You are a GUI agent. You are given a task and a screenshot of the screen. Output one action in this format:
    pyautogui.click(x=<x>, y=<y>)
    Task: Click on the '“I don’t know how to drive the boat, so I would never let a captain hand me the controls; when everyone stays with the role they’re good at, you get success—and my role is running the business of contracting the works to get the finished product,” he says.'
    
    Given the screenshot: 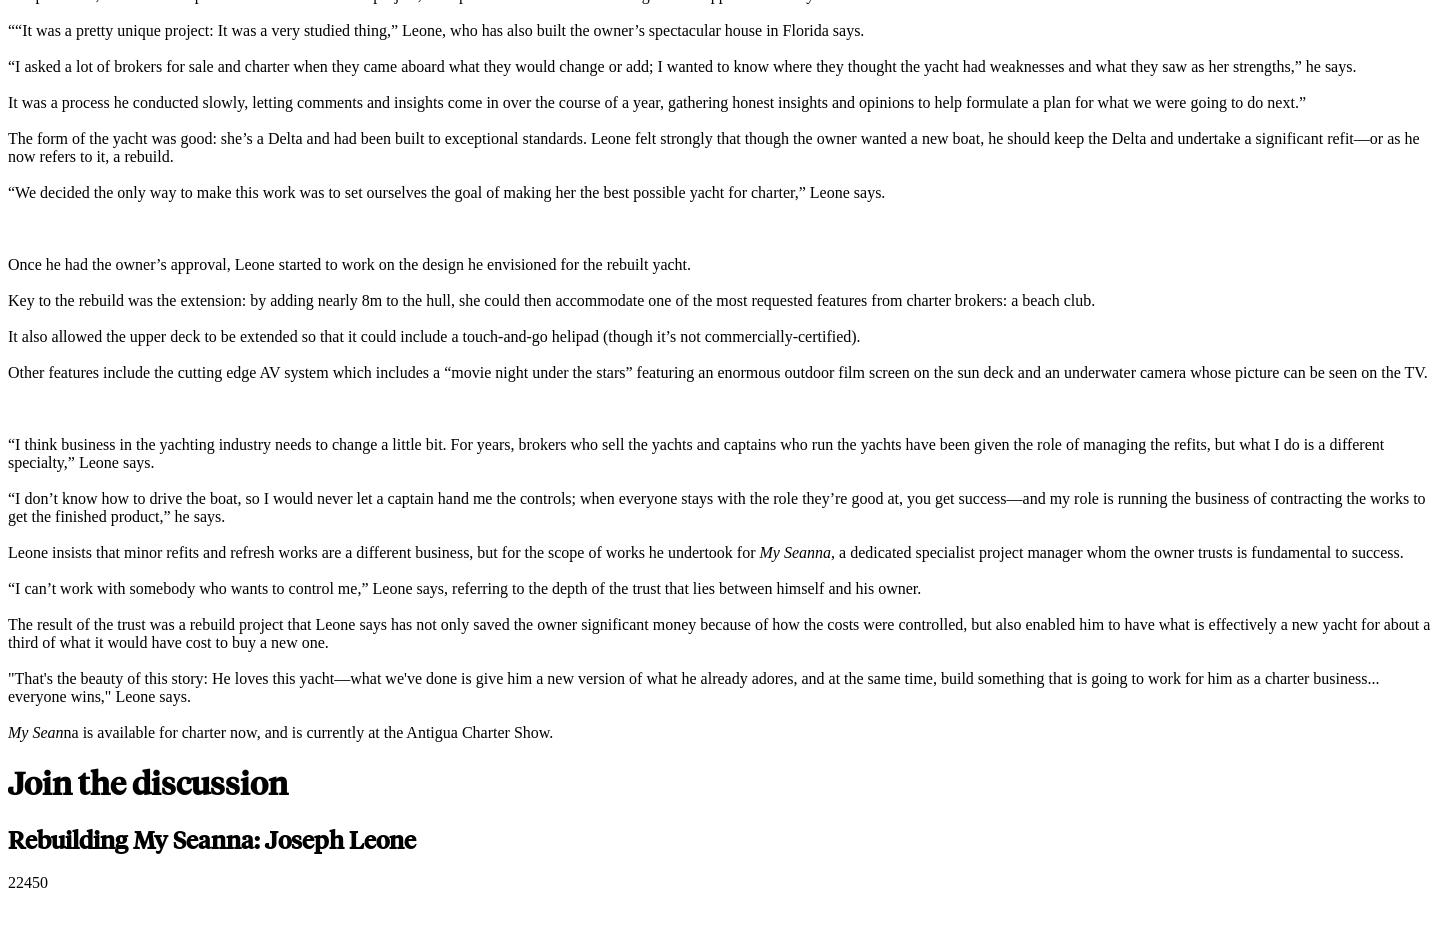 What is the action you would take?
    pyautogui.click(x=716, y=505)
    